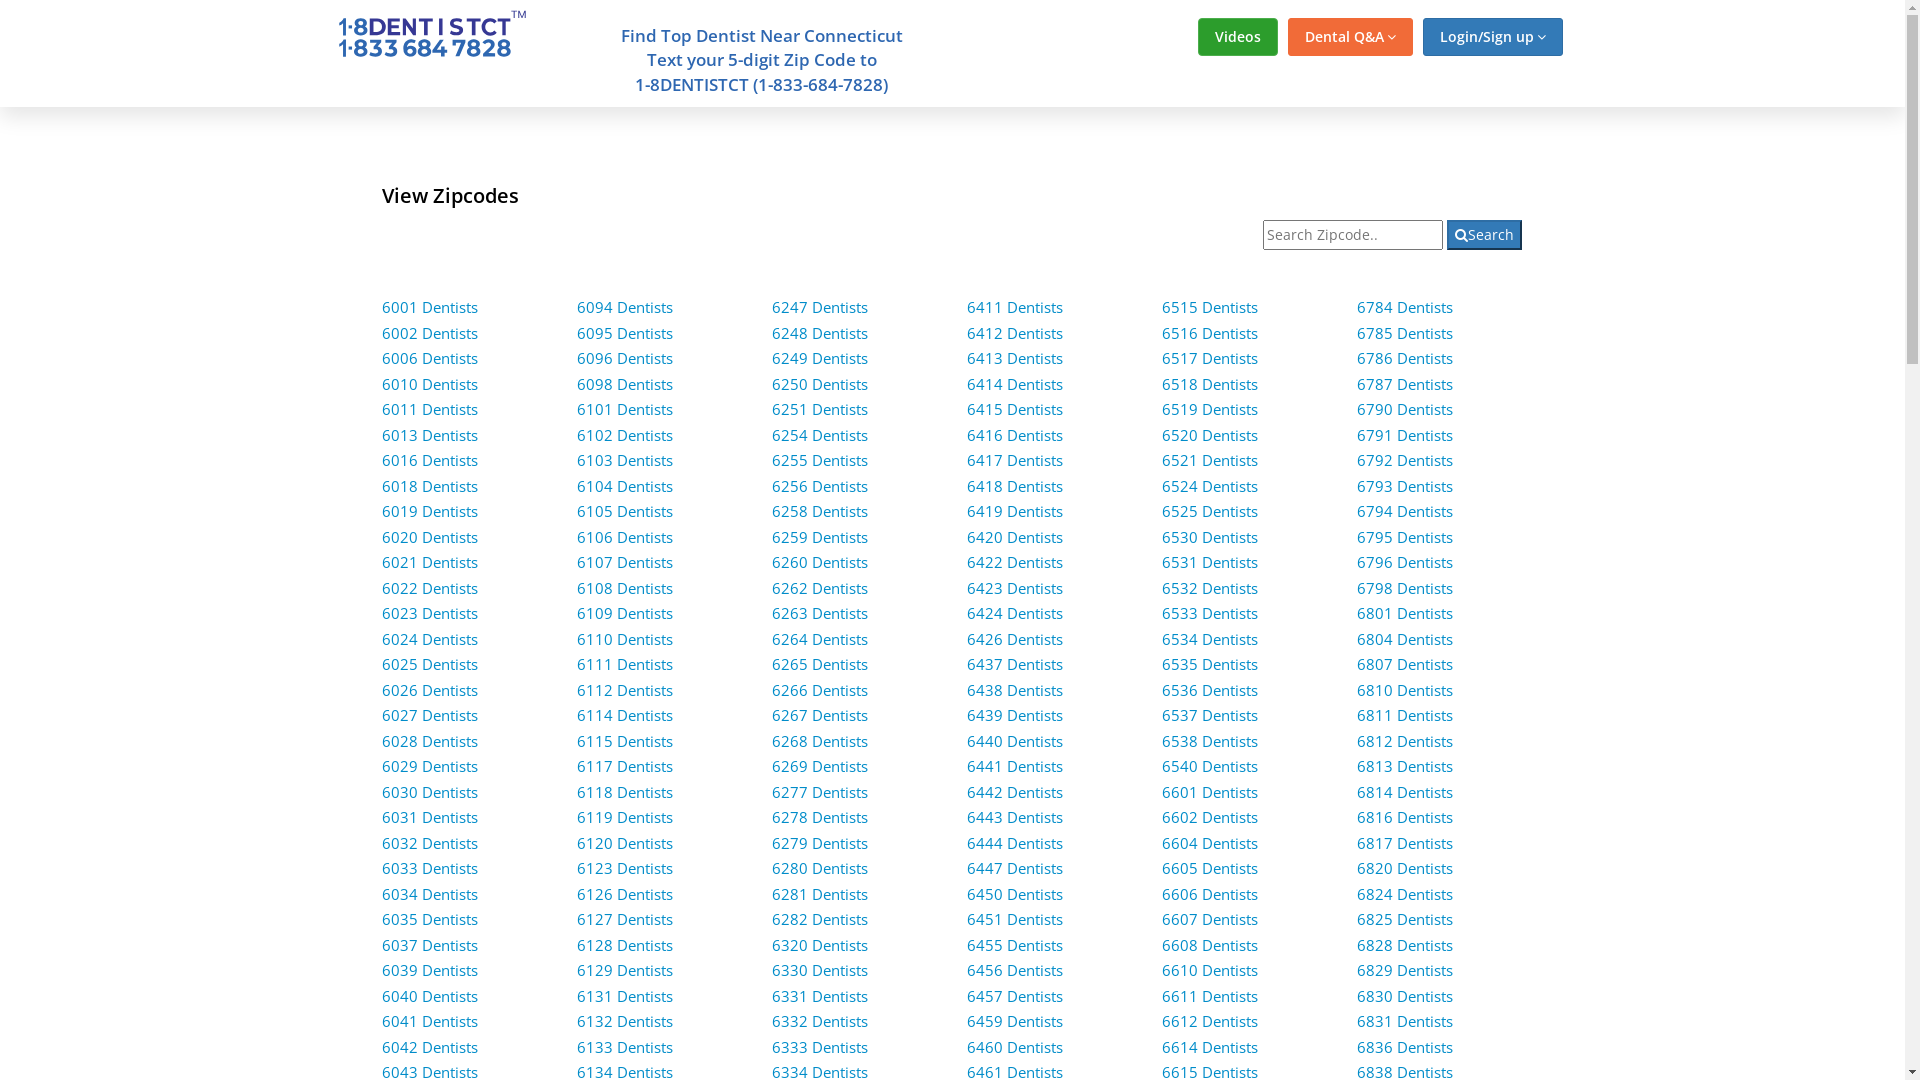 The image size is (1920, 1080). What do you see at coordinates (820, 486) in the screenshot?
I see `'6256 Dentists'` at bounding box center [820, 486].